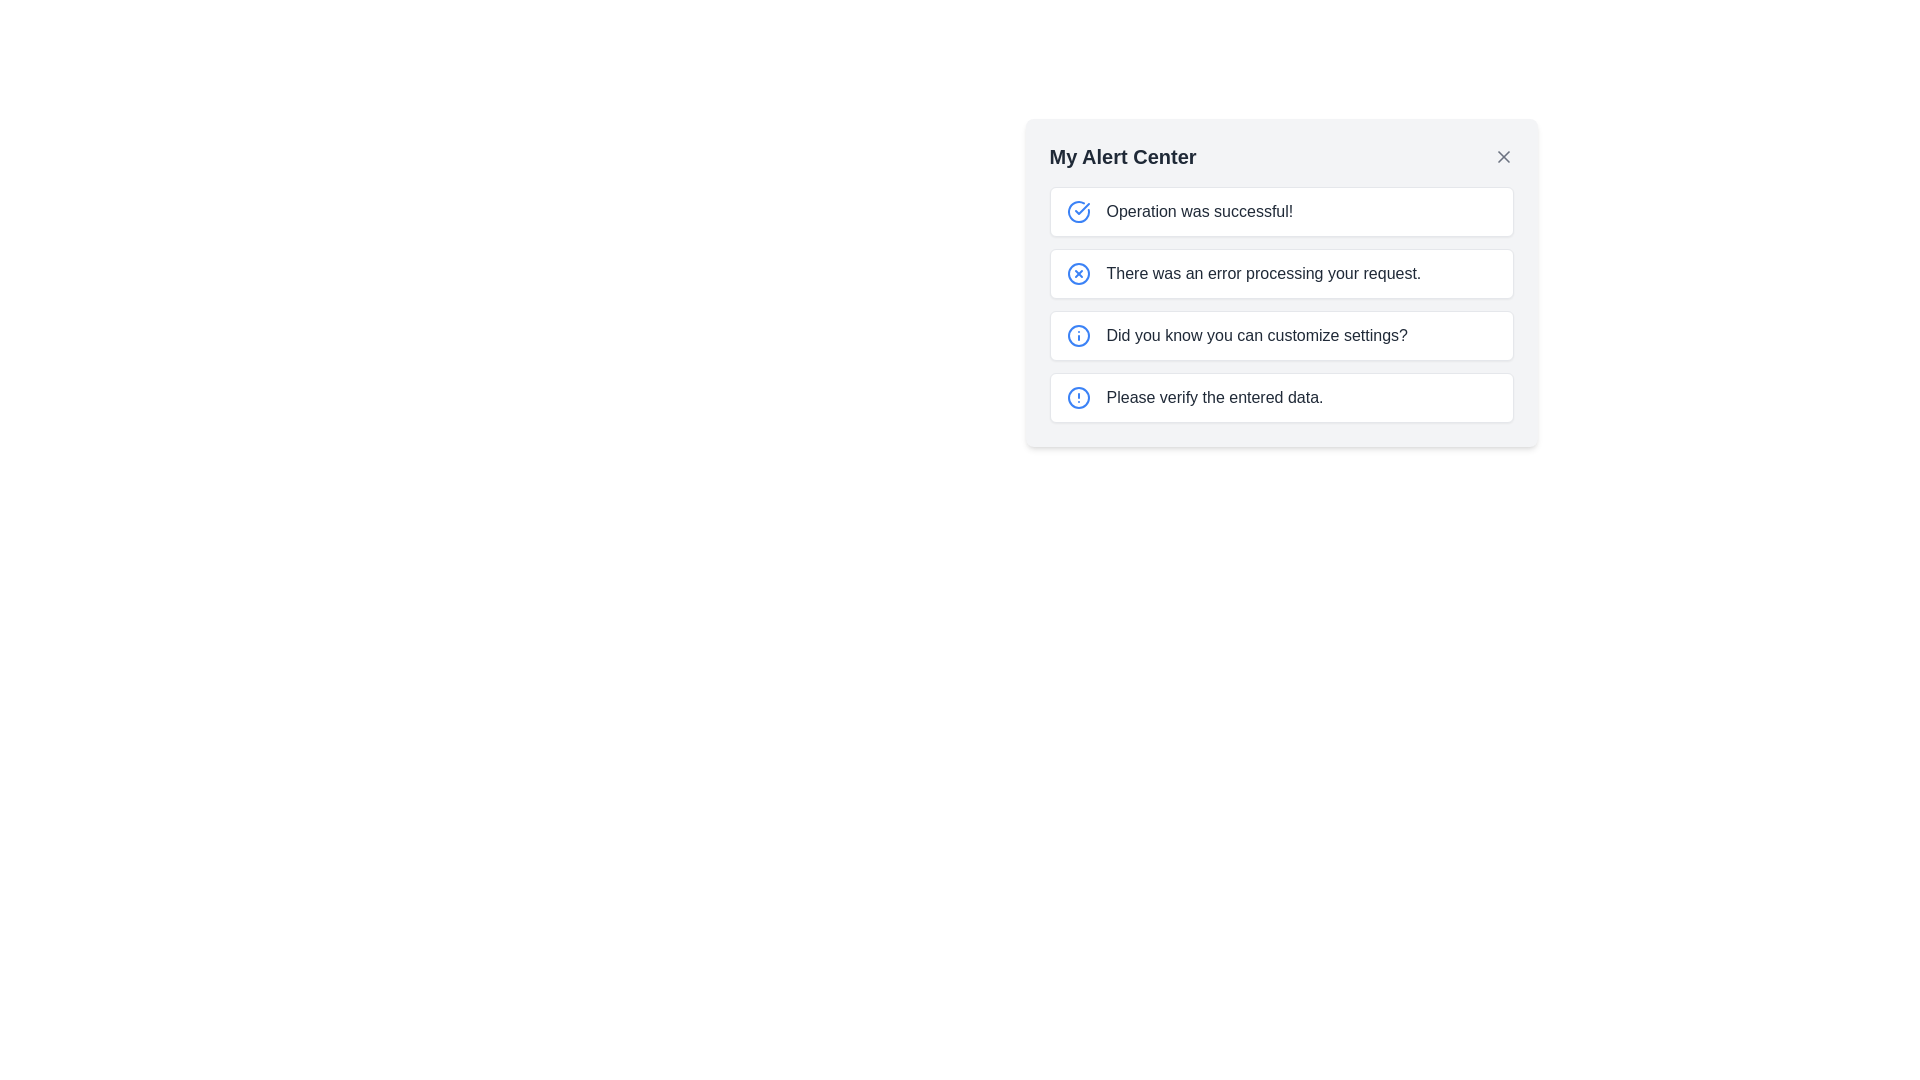 The image size is (1920, 1080). What do you see at coordinates (1213, 397) in the screenshot?
I see `error notification message displayed in the fourth notification item of the 'My Alert Center' section, which is aligned to the left side next to an icon` at bounding box center [1213, 397].